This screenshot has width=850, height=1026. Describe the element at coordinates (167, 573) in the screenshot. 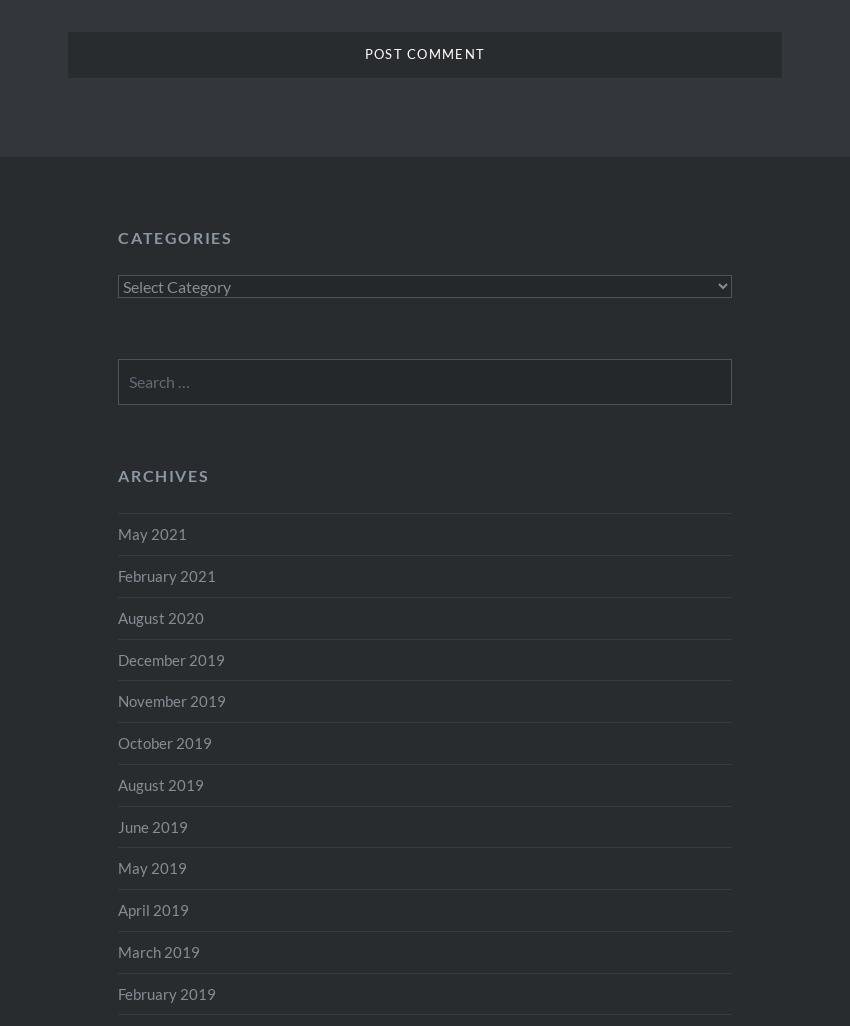

I see `'February 2021'` at that location.